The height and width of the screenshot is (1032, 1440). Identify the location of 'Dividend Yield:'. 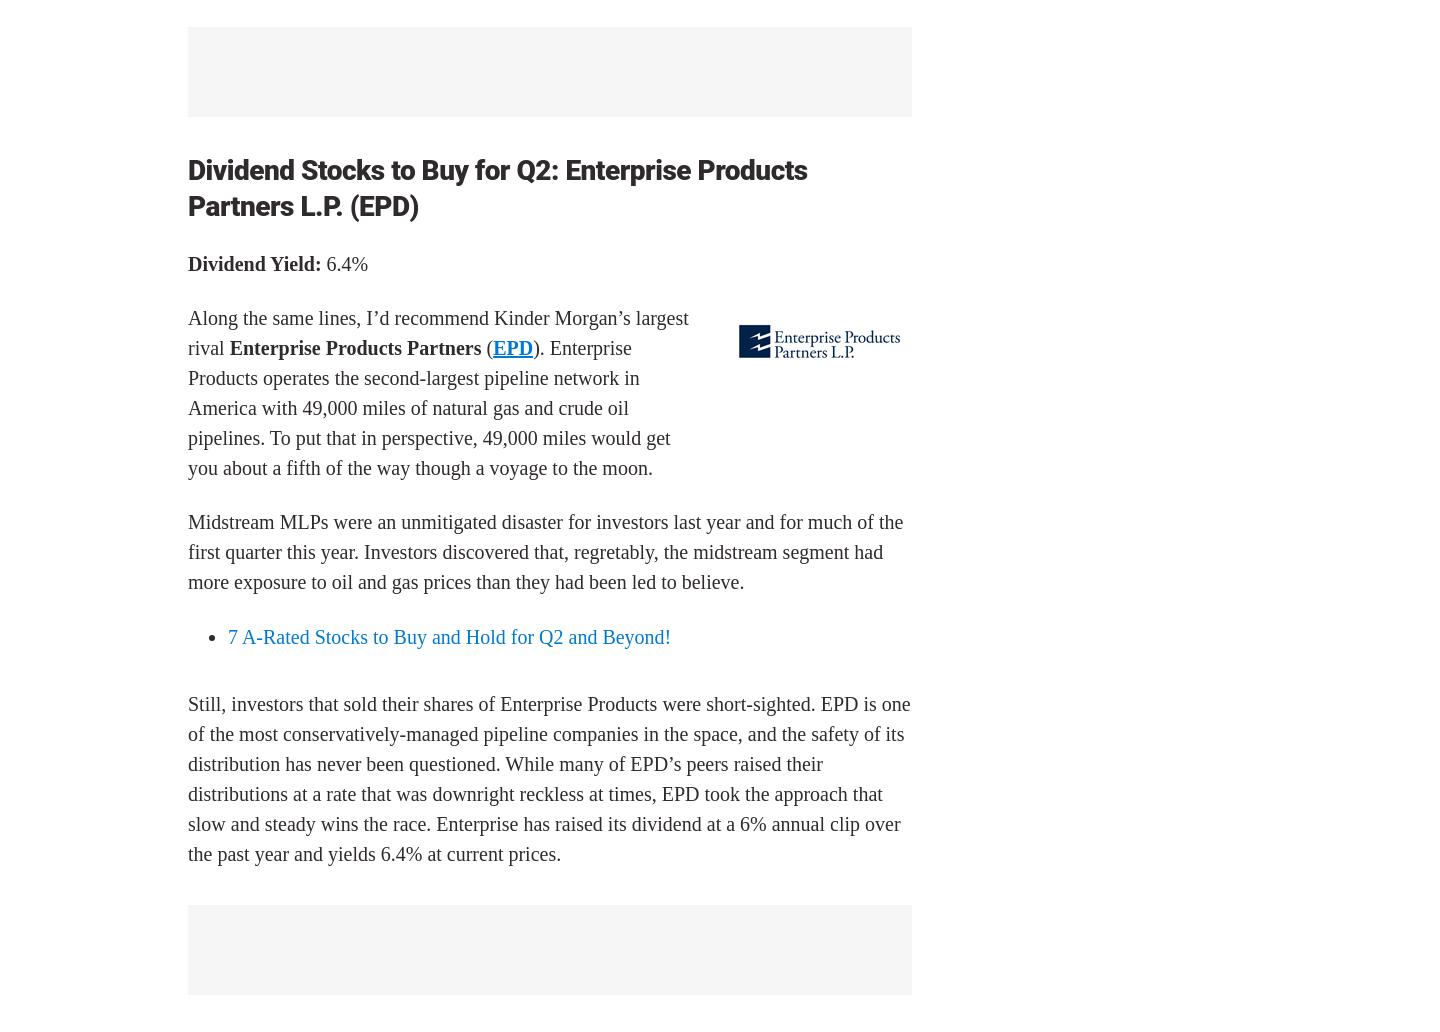
(253, 263).